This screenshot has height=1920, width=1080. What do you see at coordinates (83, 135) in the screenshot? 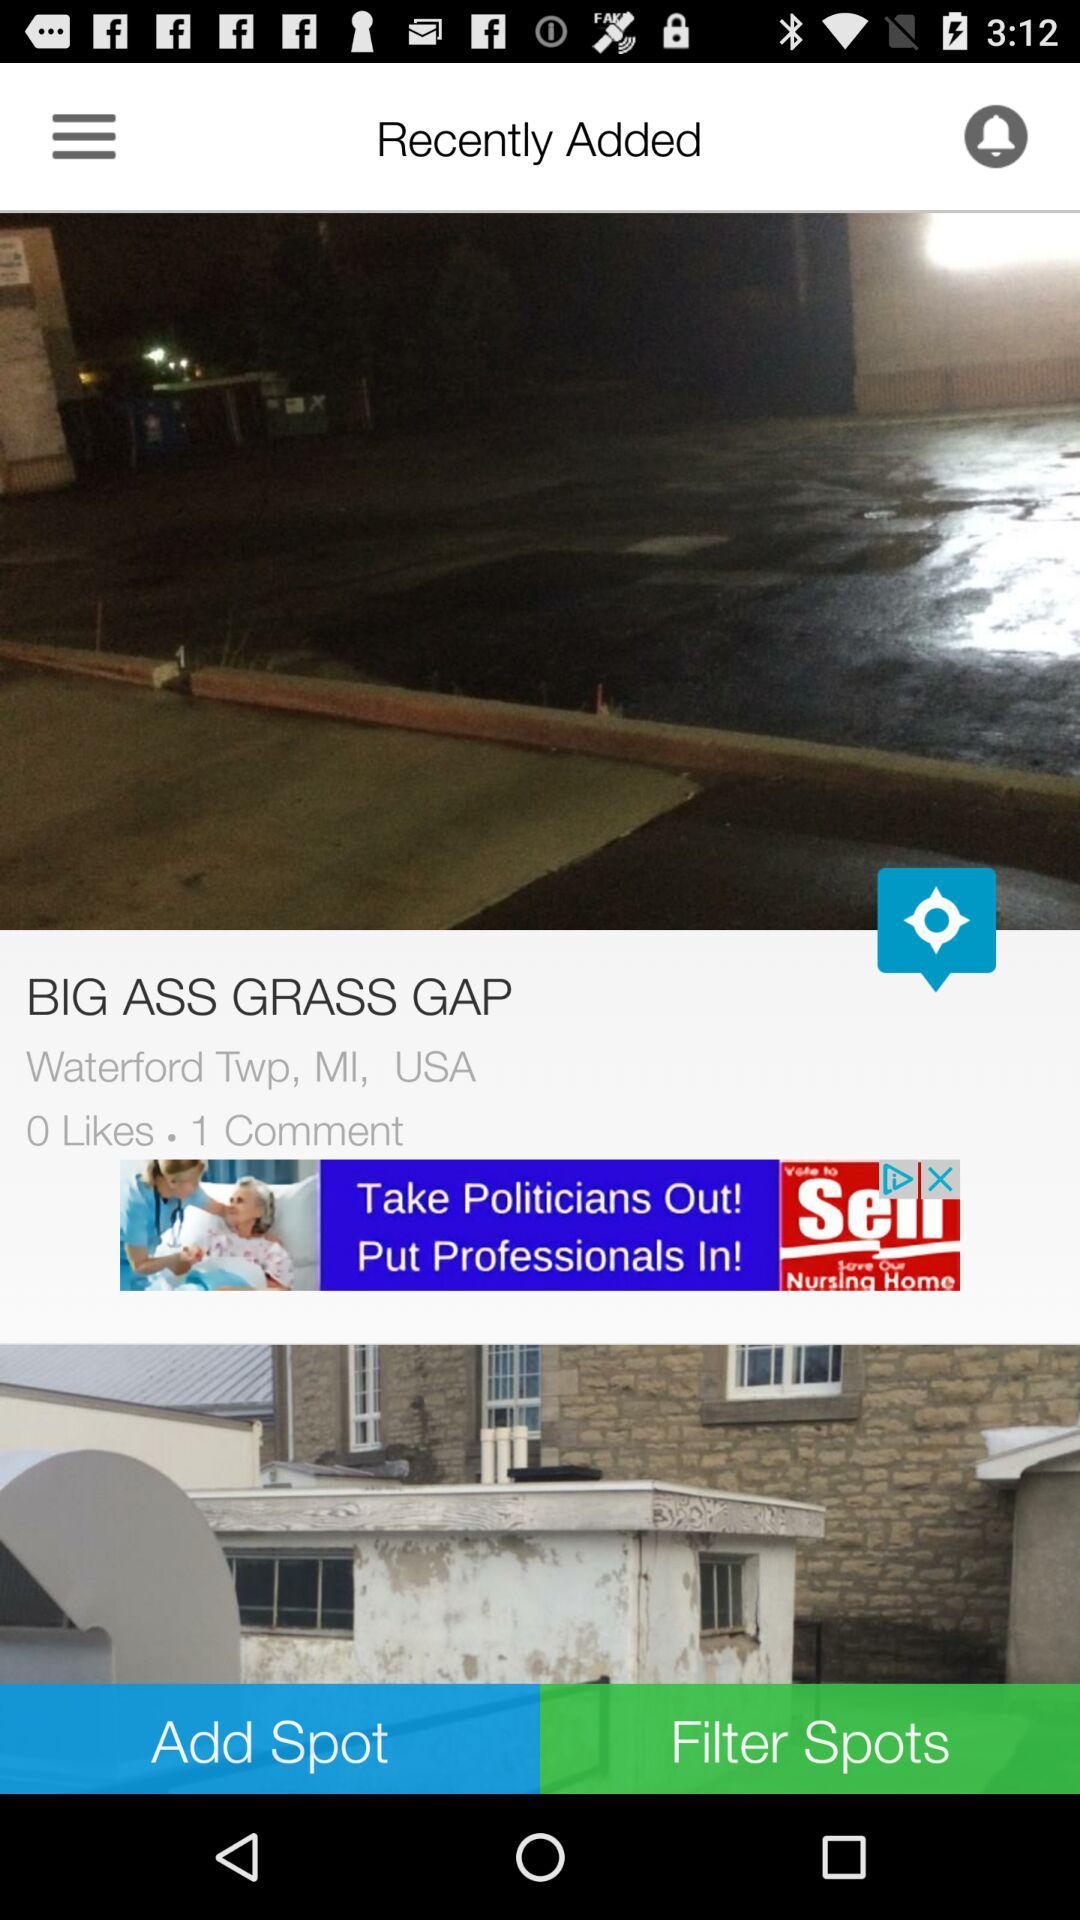
I see `open menu` at bounding box center [83, 135].